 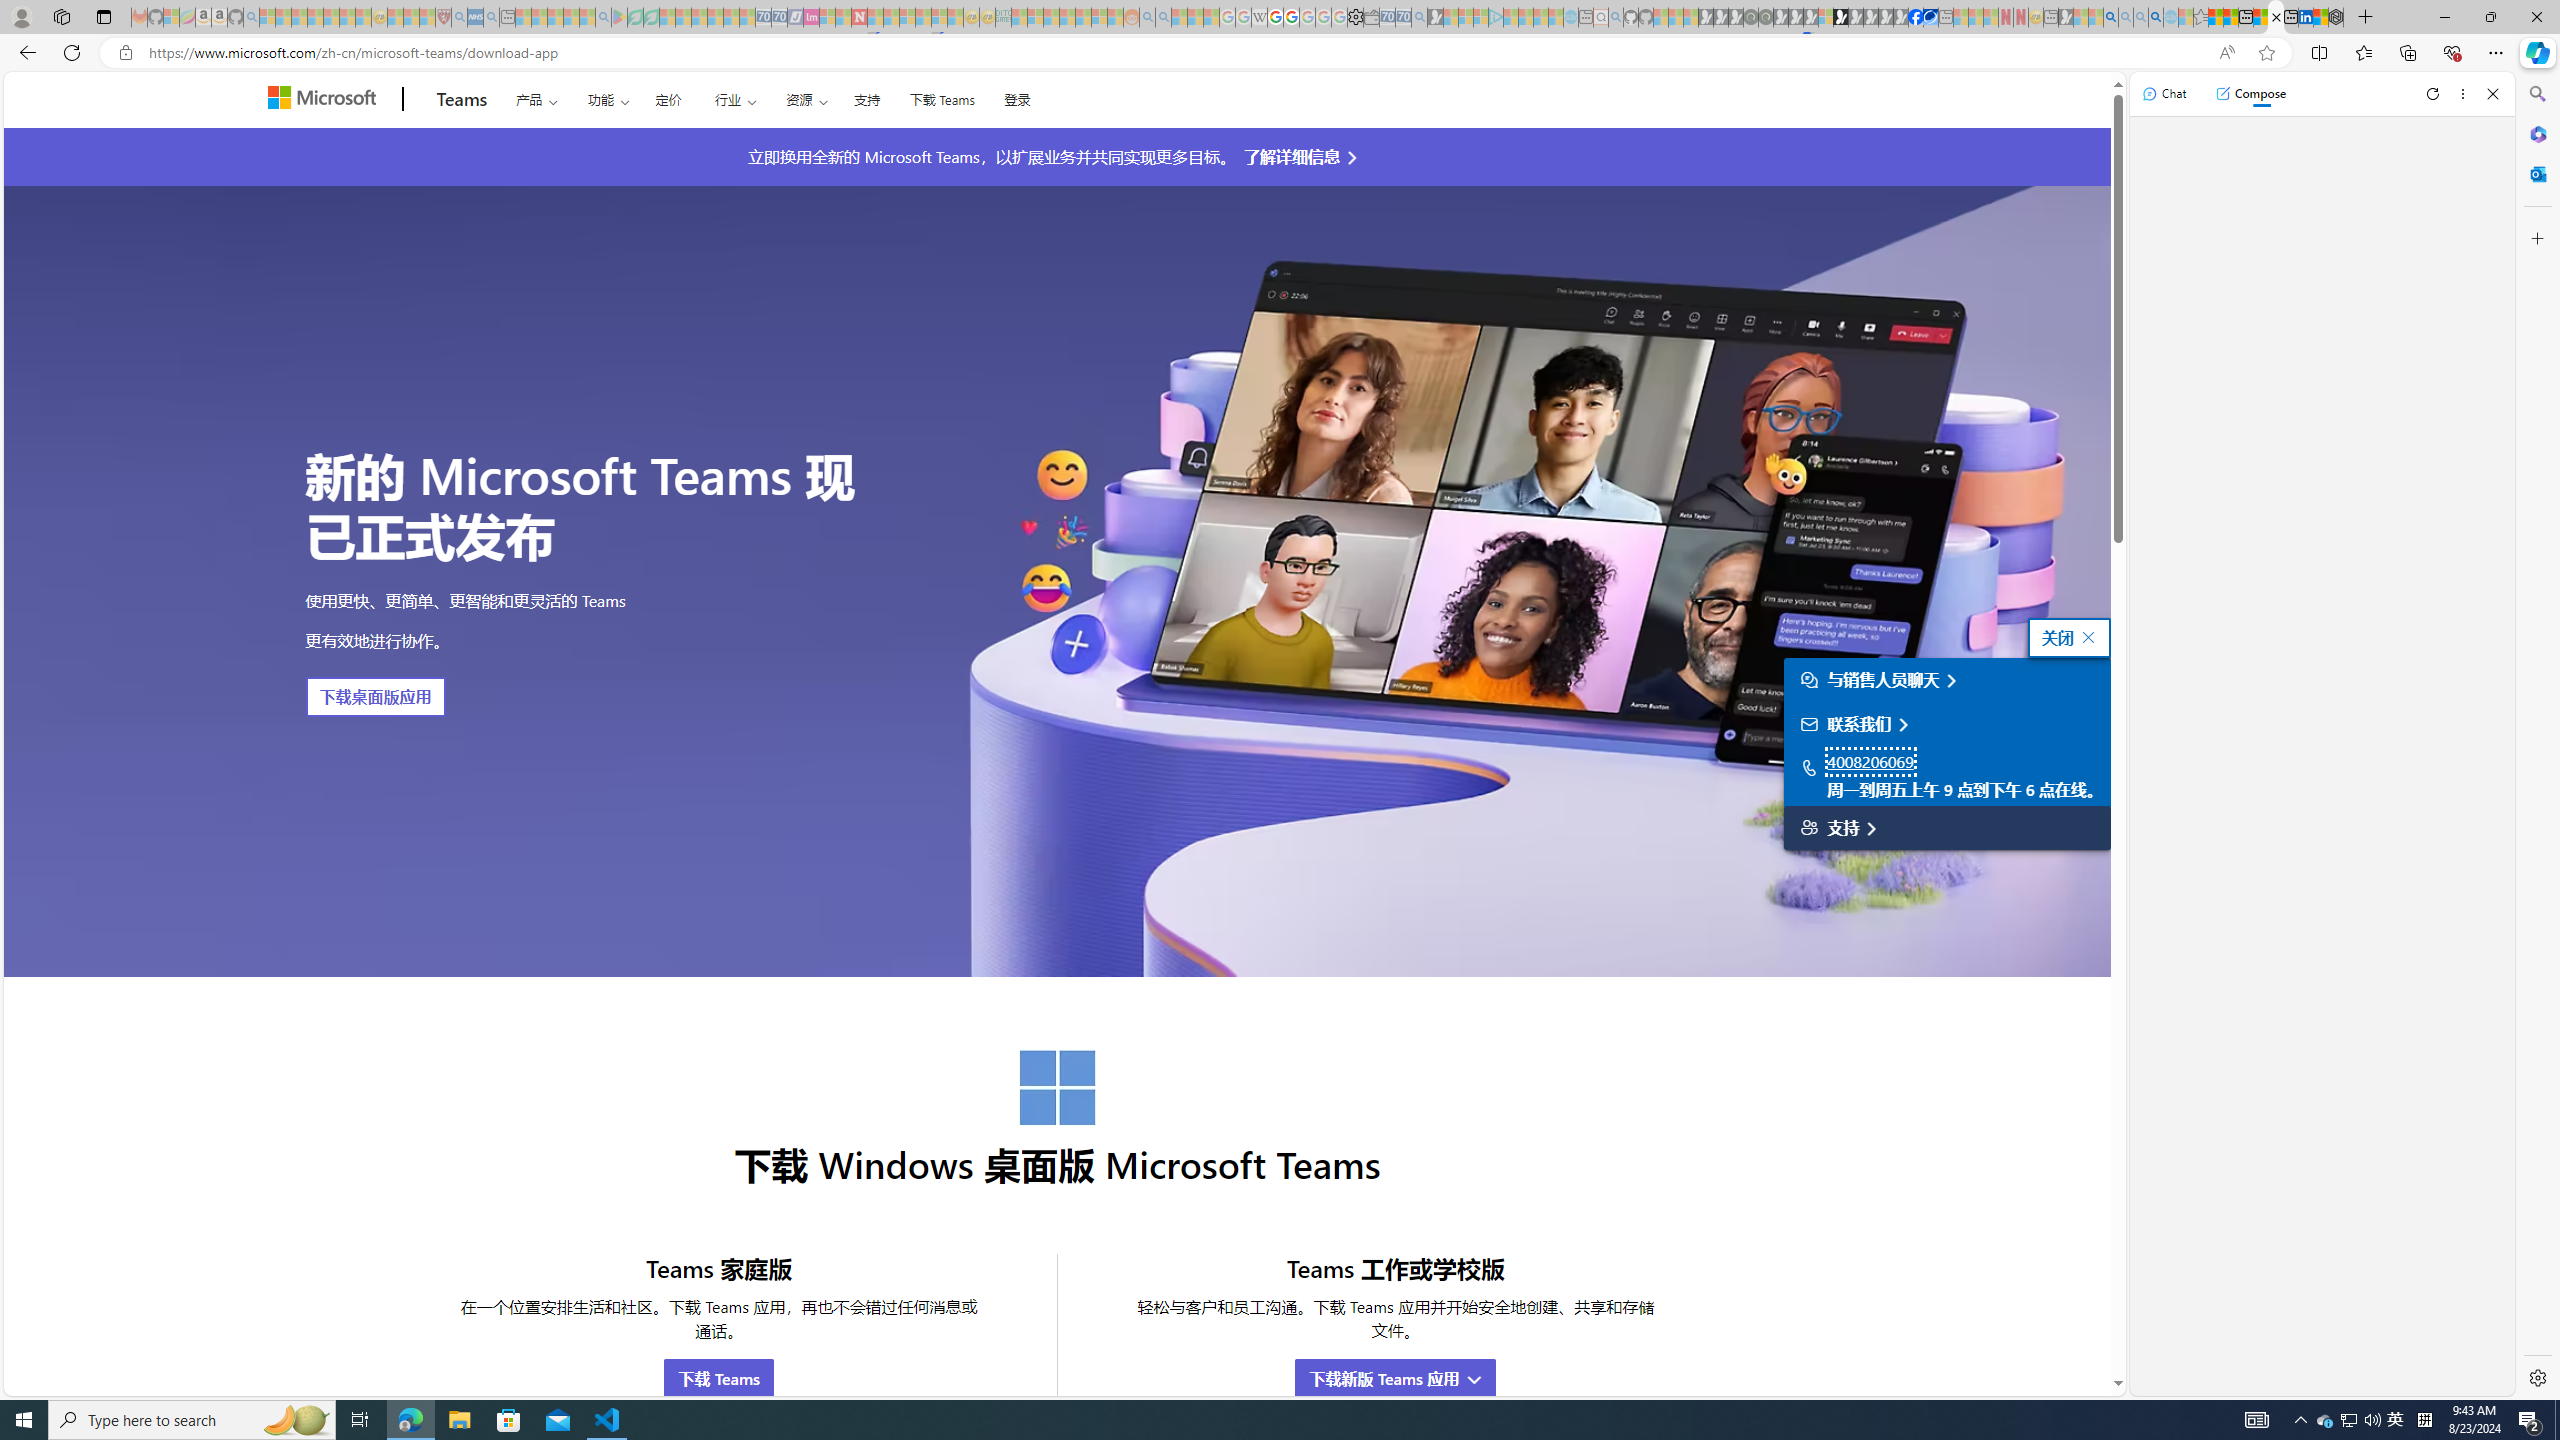 I want to click on 'Google Chrome Internet Browser Download - Search Images', so click(x=2155, y=16).